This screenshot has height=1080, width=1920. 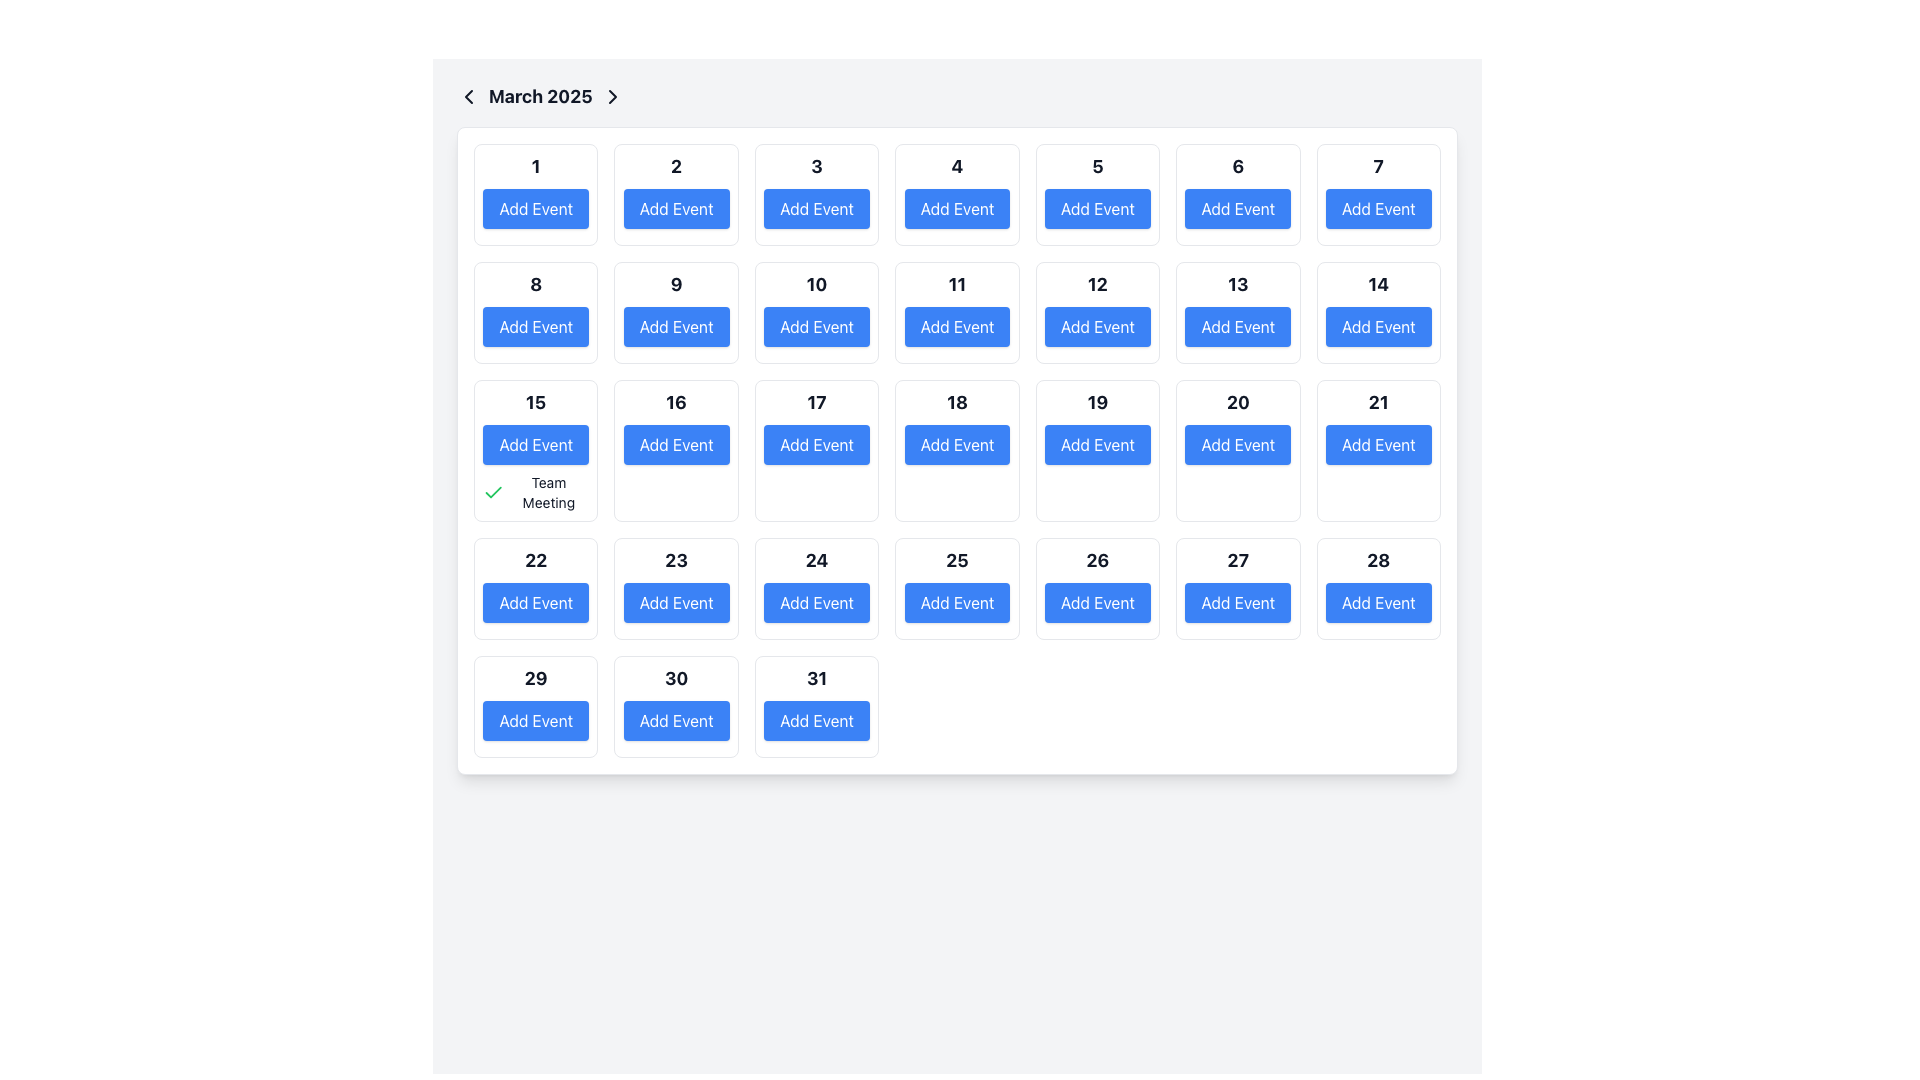 I want to click on the 'Add Event' button located in the calendar day indicator for the date '17' to observe interactivity effects, so click(x=817, y=451).